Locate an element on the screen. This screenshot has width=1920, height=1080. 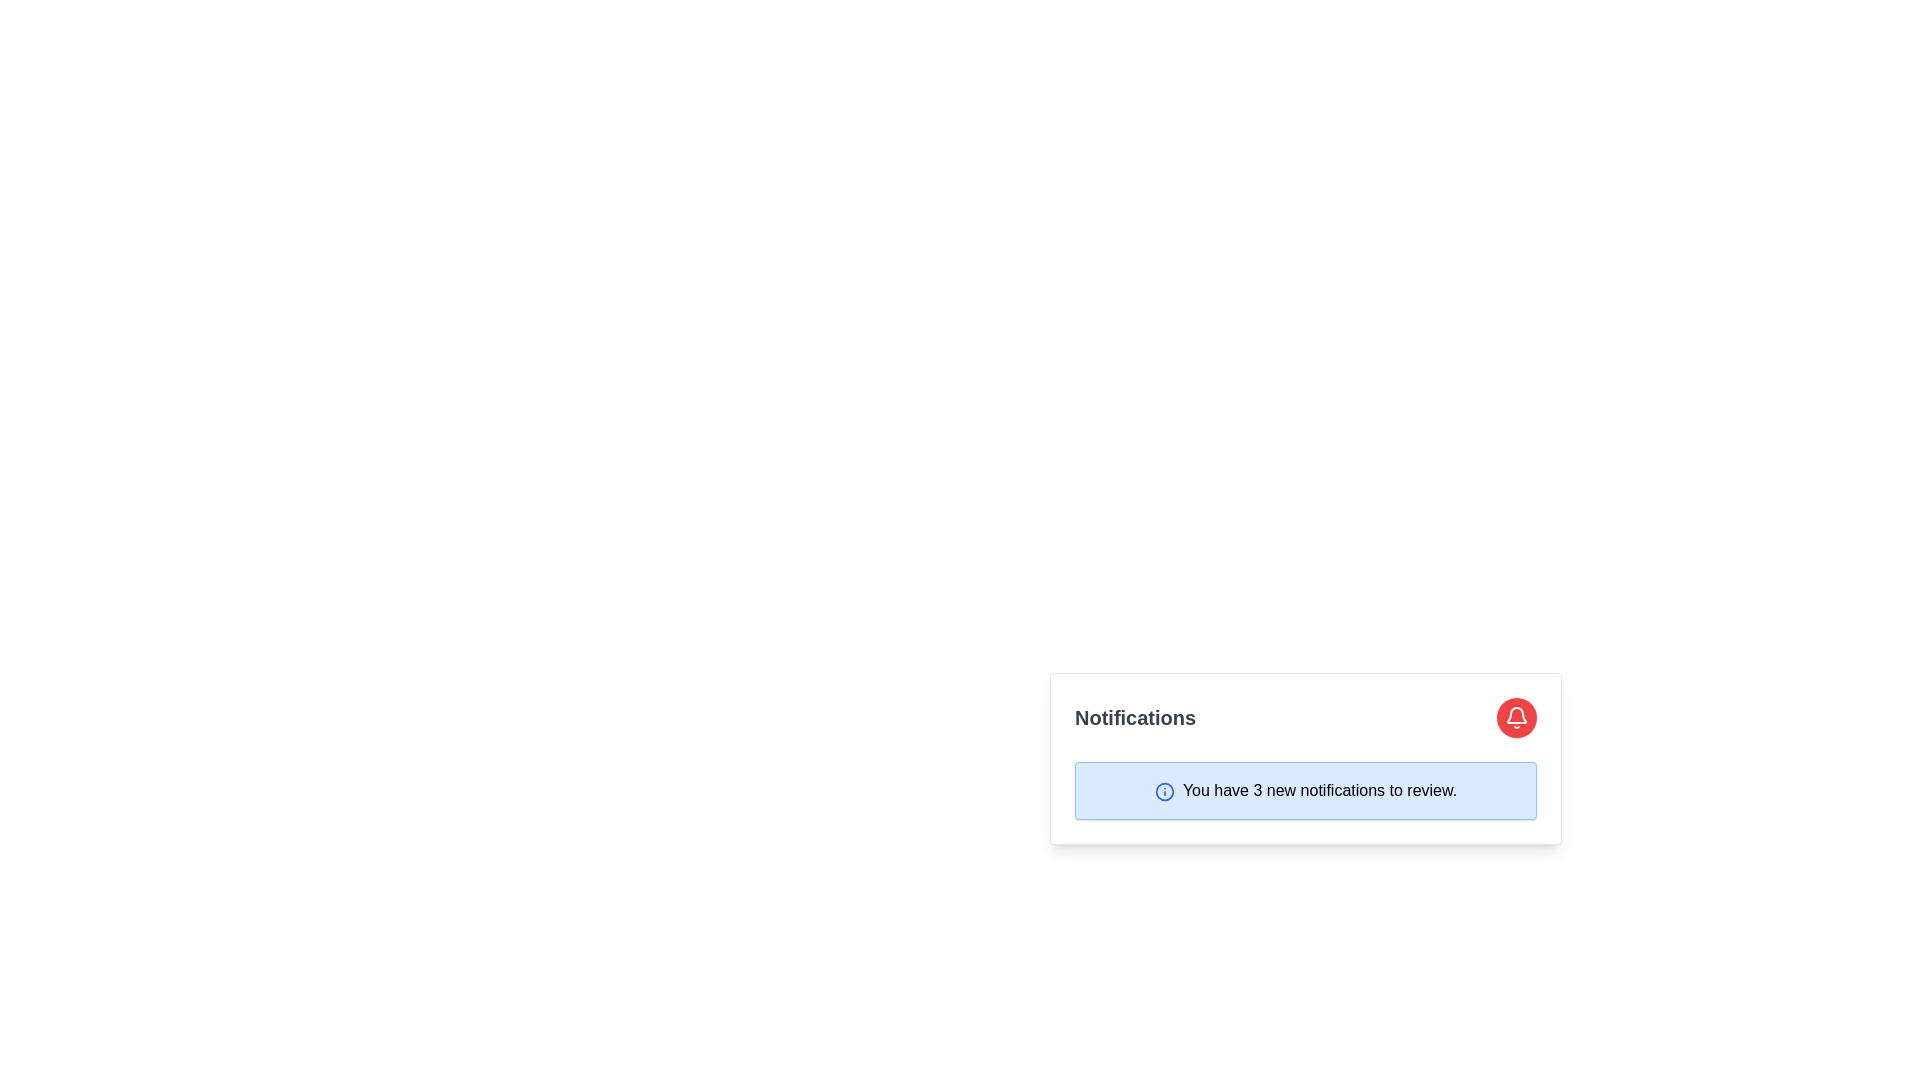
the text notification indicating 'You have 3 new notifications to review.' which is displayed in a light blue rectangular card with rounded corners and an information icon is located at coordinates (1305, 789).